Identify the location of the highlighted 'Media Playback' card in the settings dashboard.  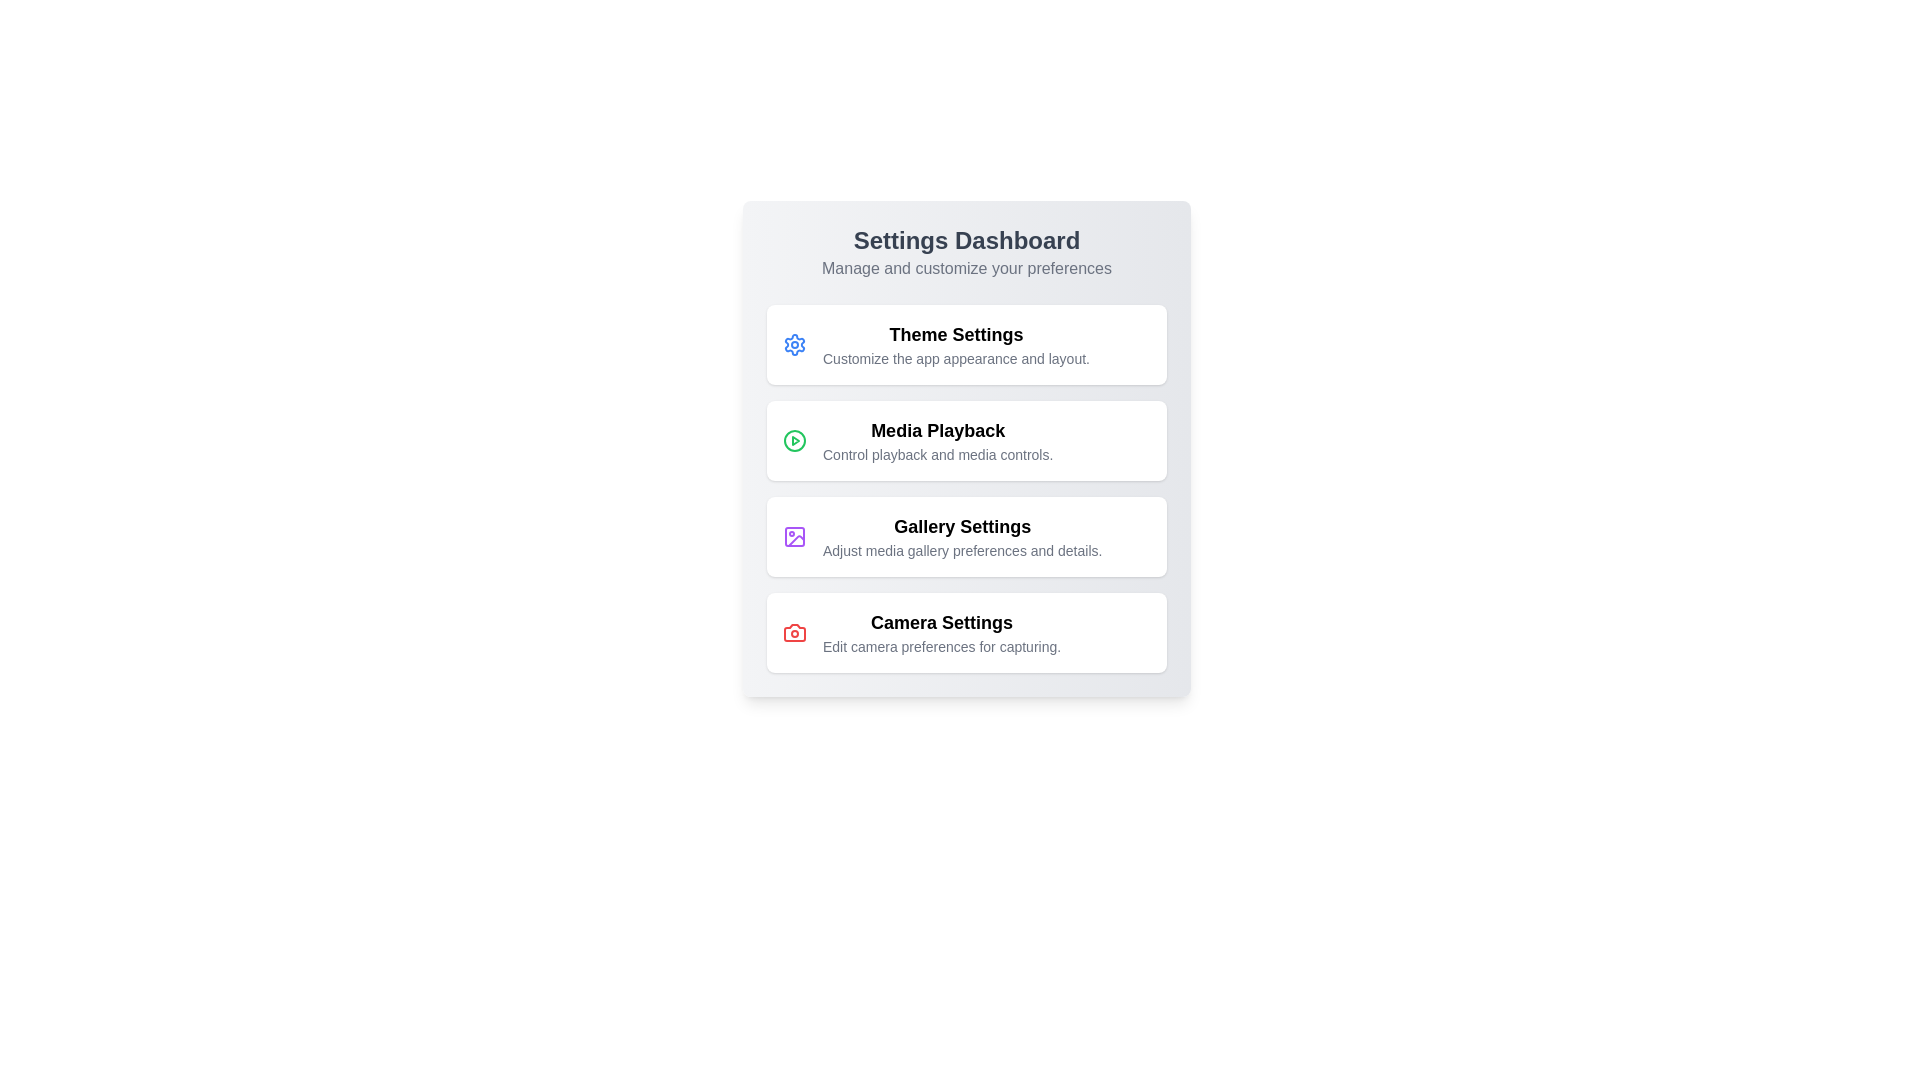
(966, 447).